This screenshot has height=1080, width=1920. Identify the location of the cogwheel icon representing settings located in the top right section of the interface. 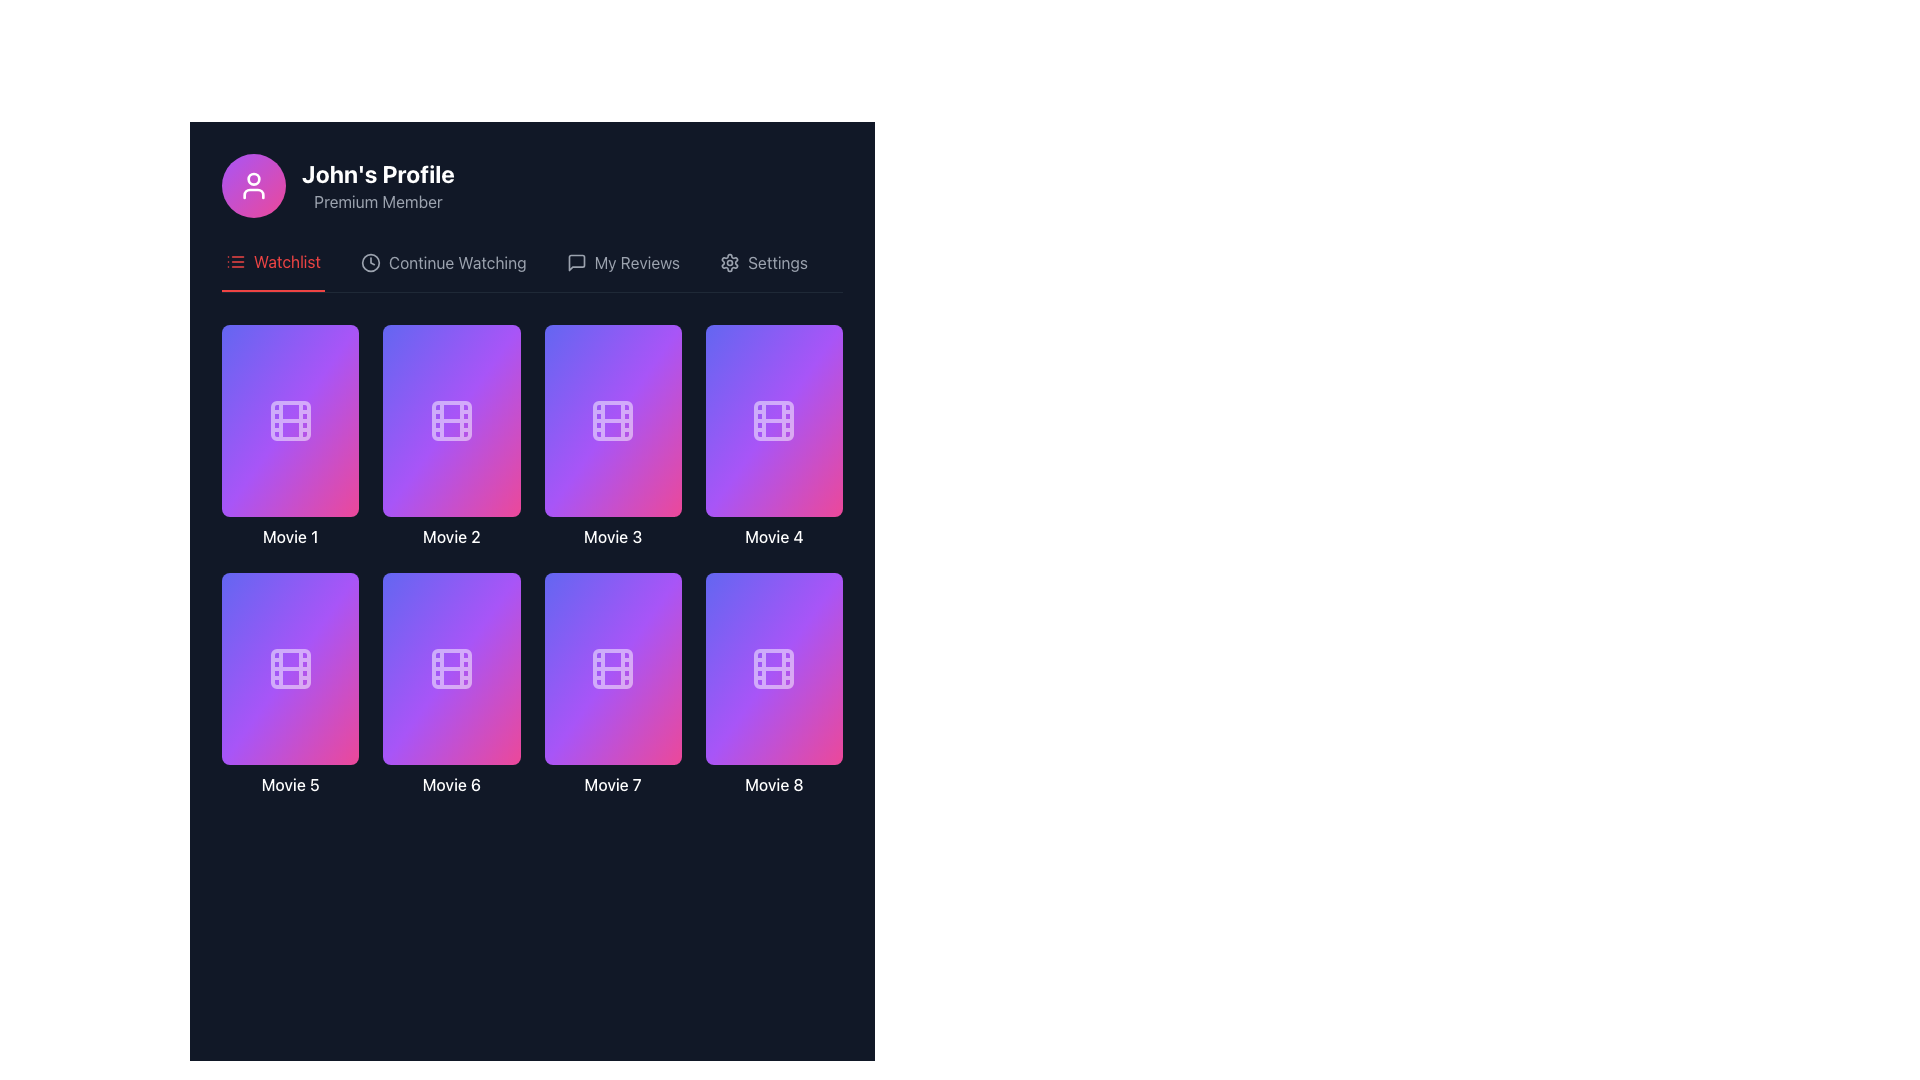
(729, 261).